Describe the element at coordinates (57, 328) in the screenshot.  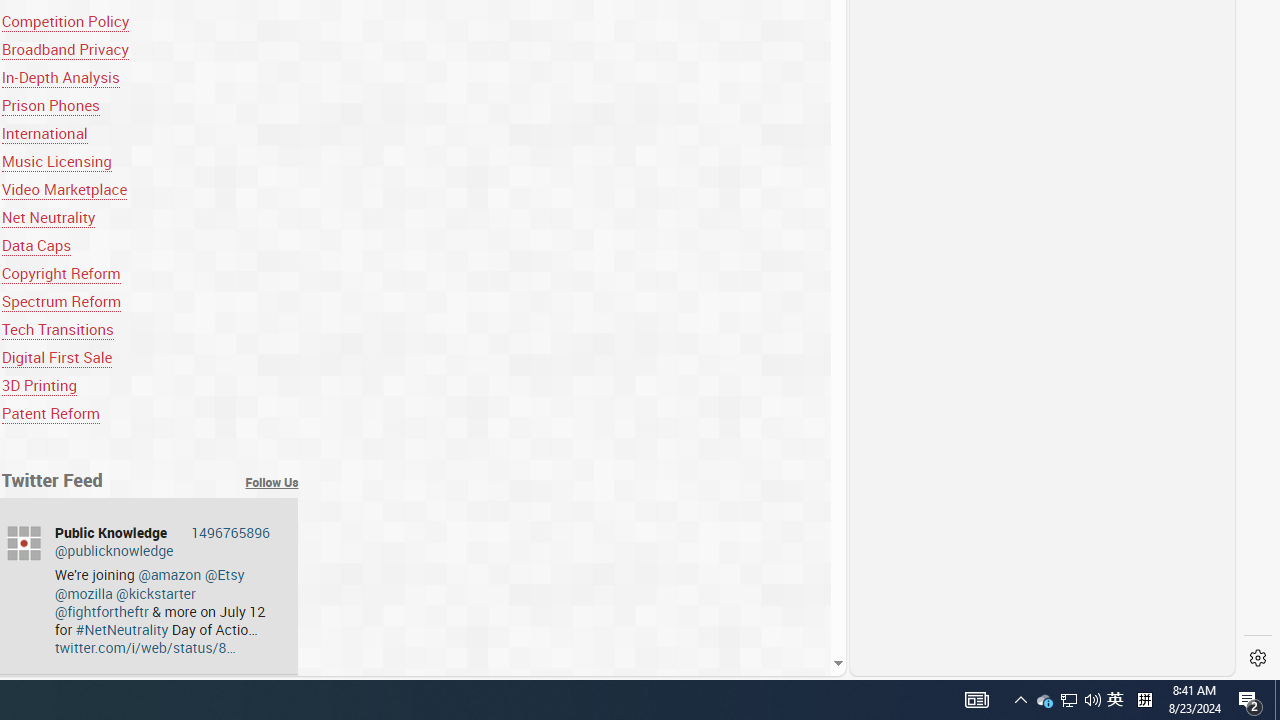
I see `'Tech Transitions'` at that location.